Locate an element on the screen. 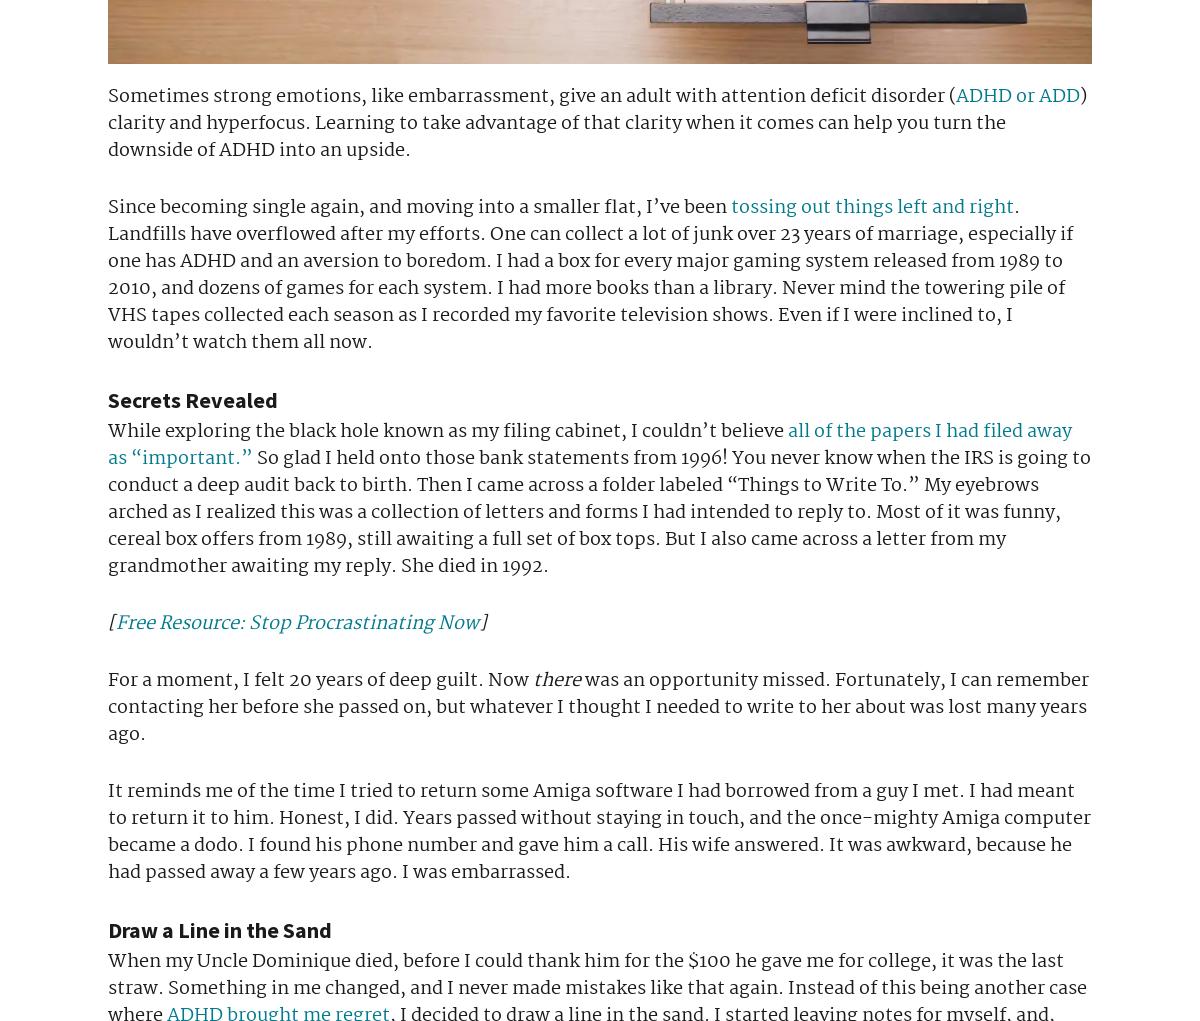 The height and width of the screenshot is (1021, 1200). 'For a moment, I felt 20 years of deep guilt. Now' is located at coordinates (108, 679).